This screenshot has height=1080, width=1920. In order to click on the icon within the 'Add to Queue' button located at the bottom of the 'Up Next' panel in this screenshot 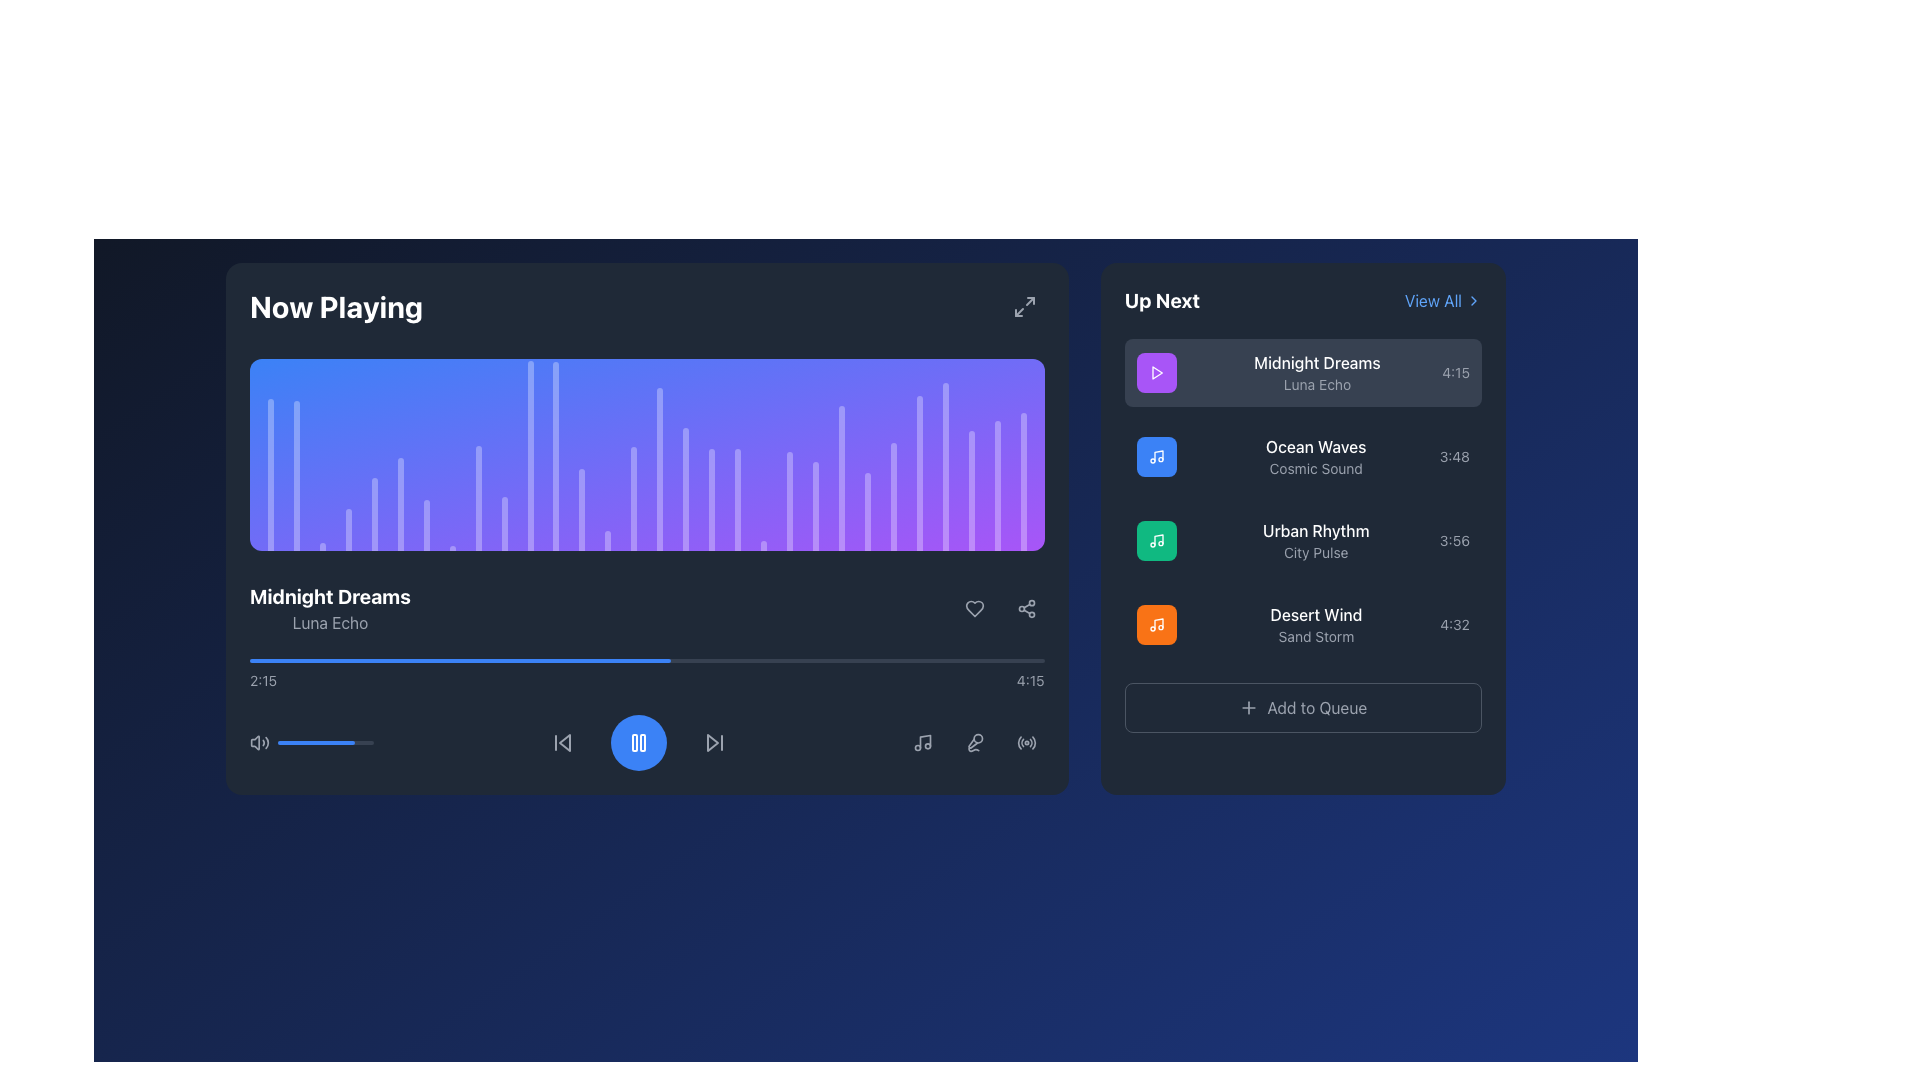, I will do `click(1248, 707)`.